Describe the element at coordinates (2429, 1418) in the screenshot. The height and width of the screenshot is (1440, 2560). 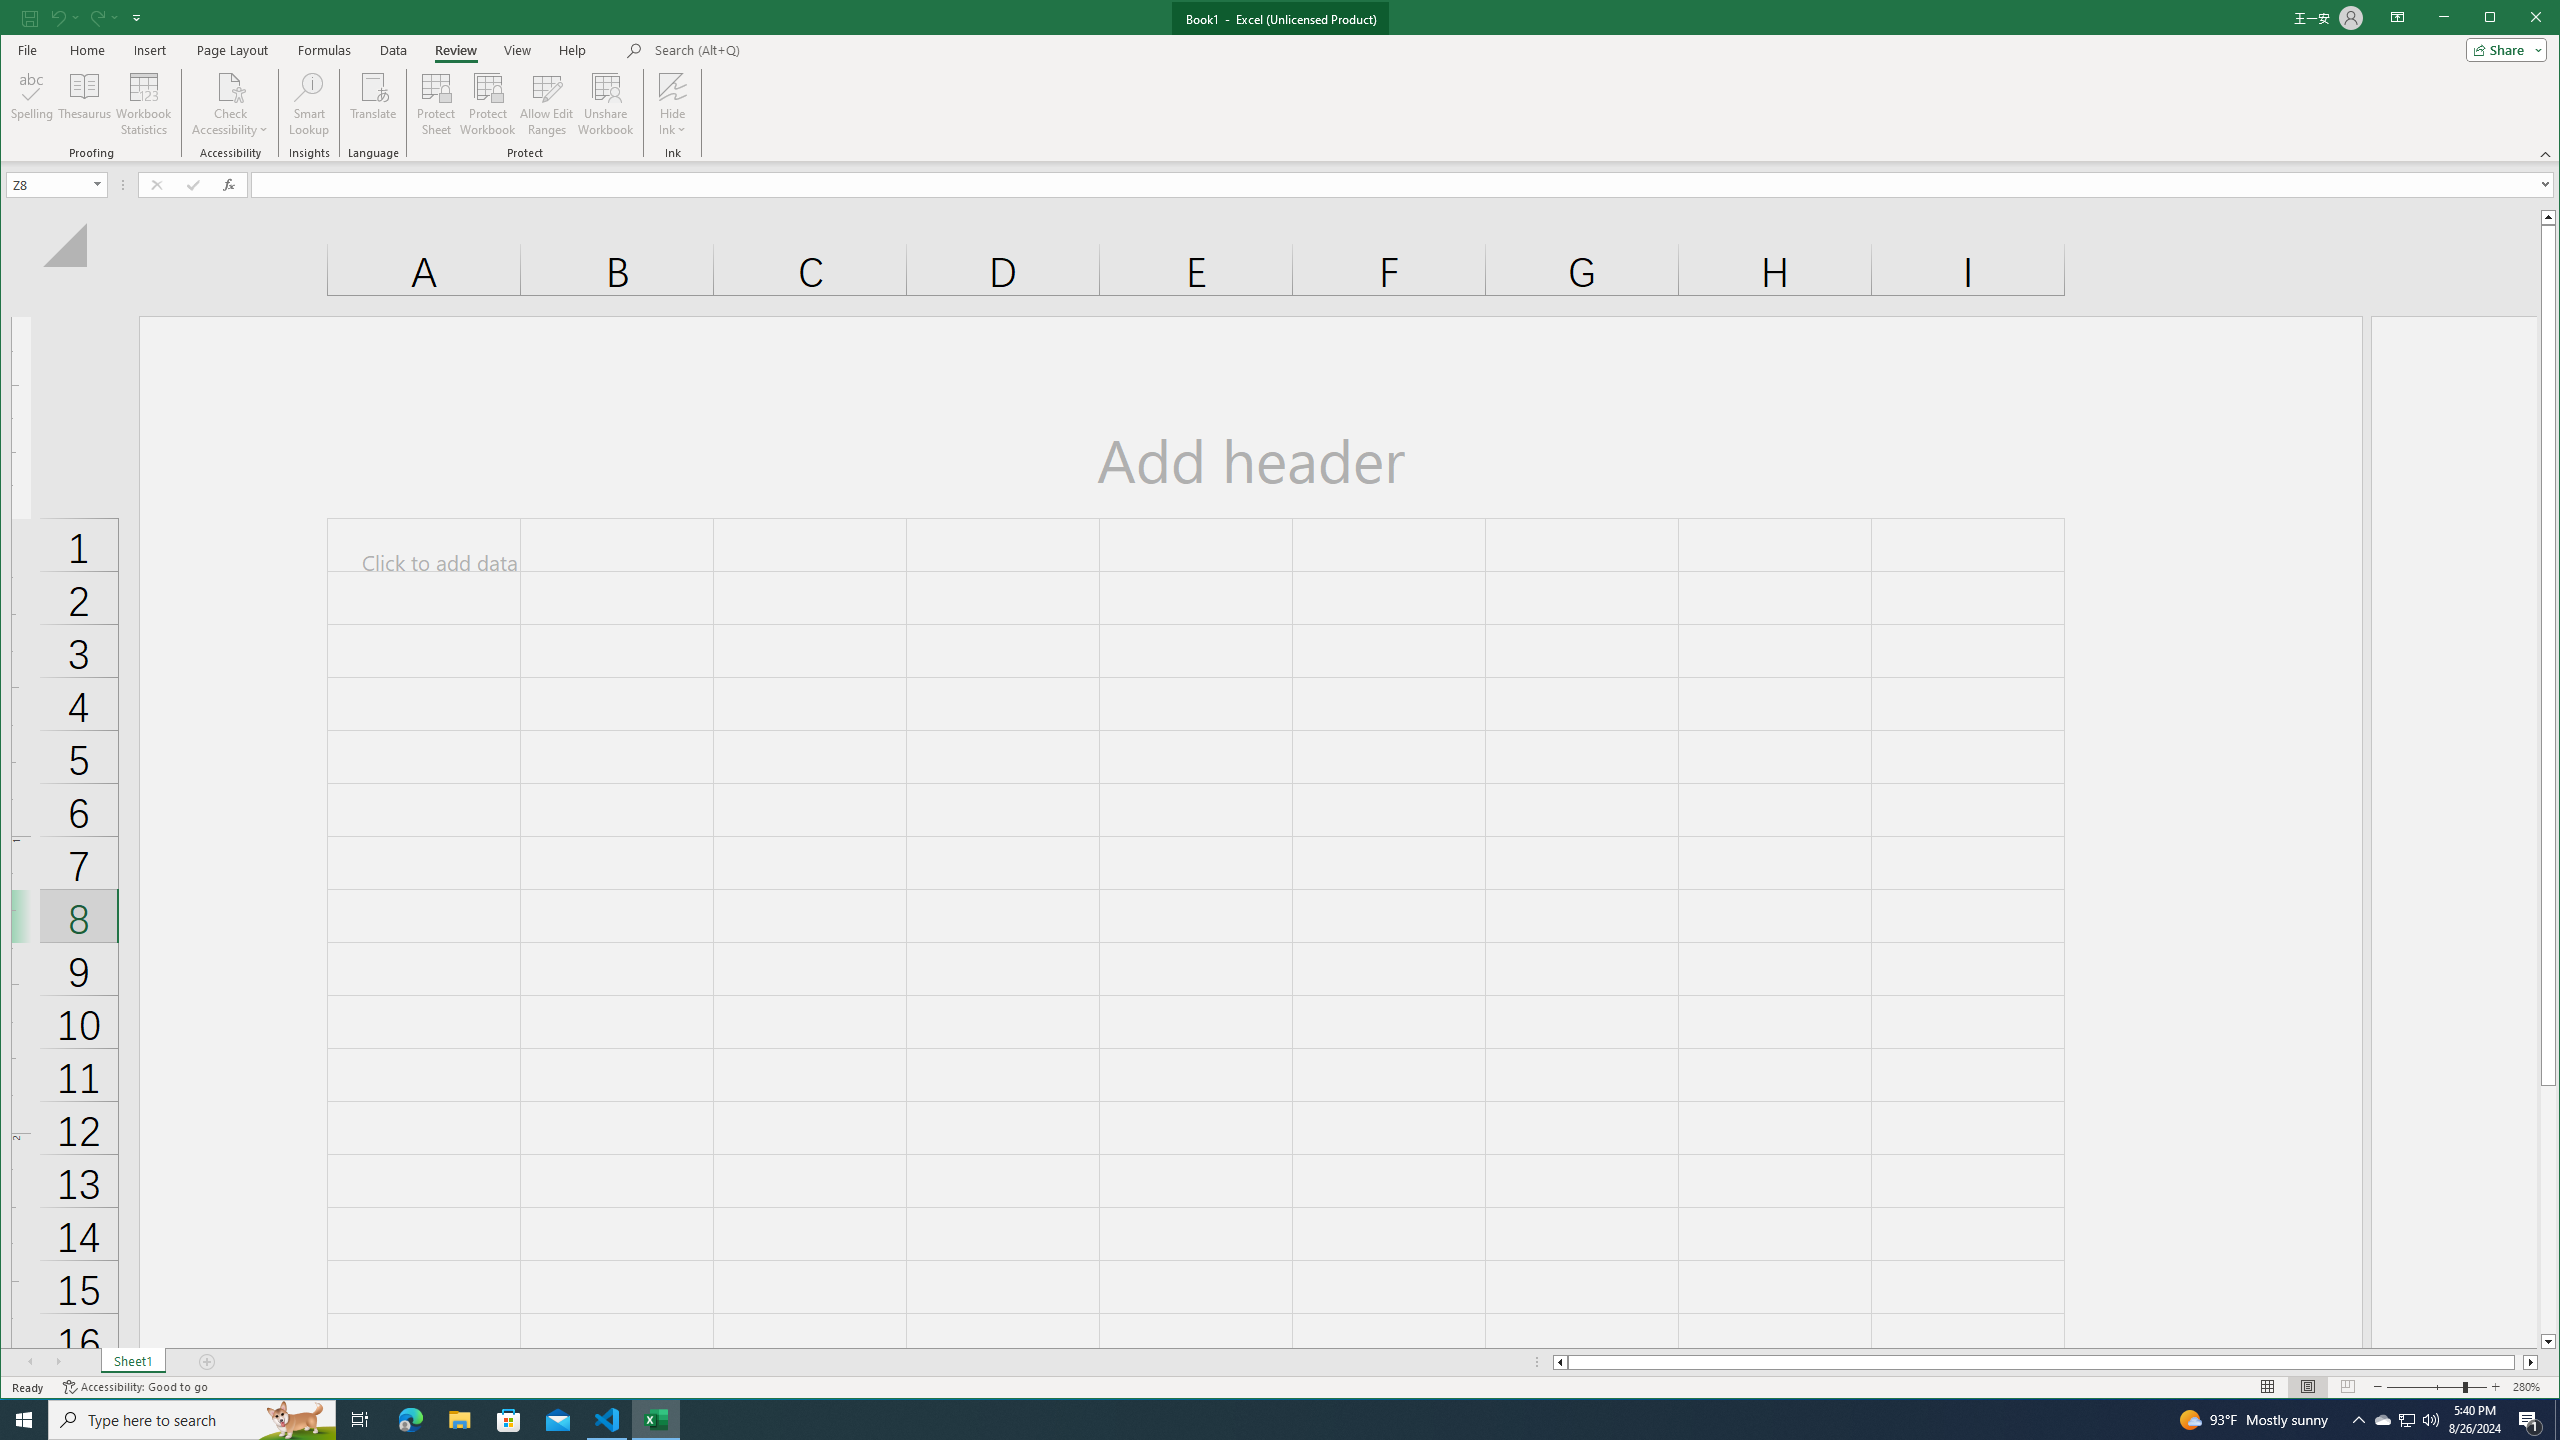
I see `'Q2790: 100%'` at that location.